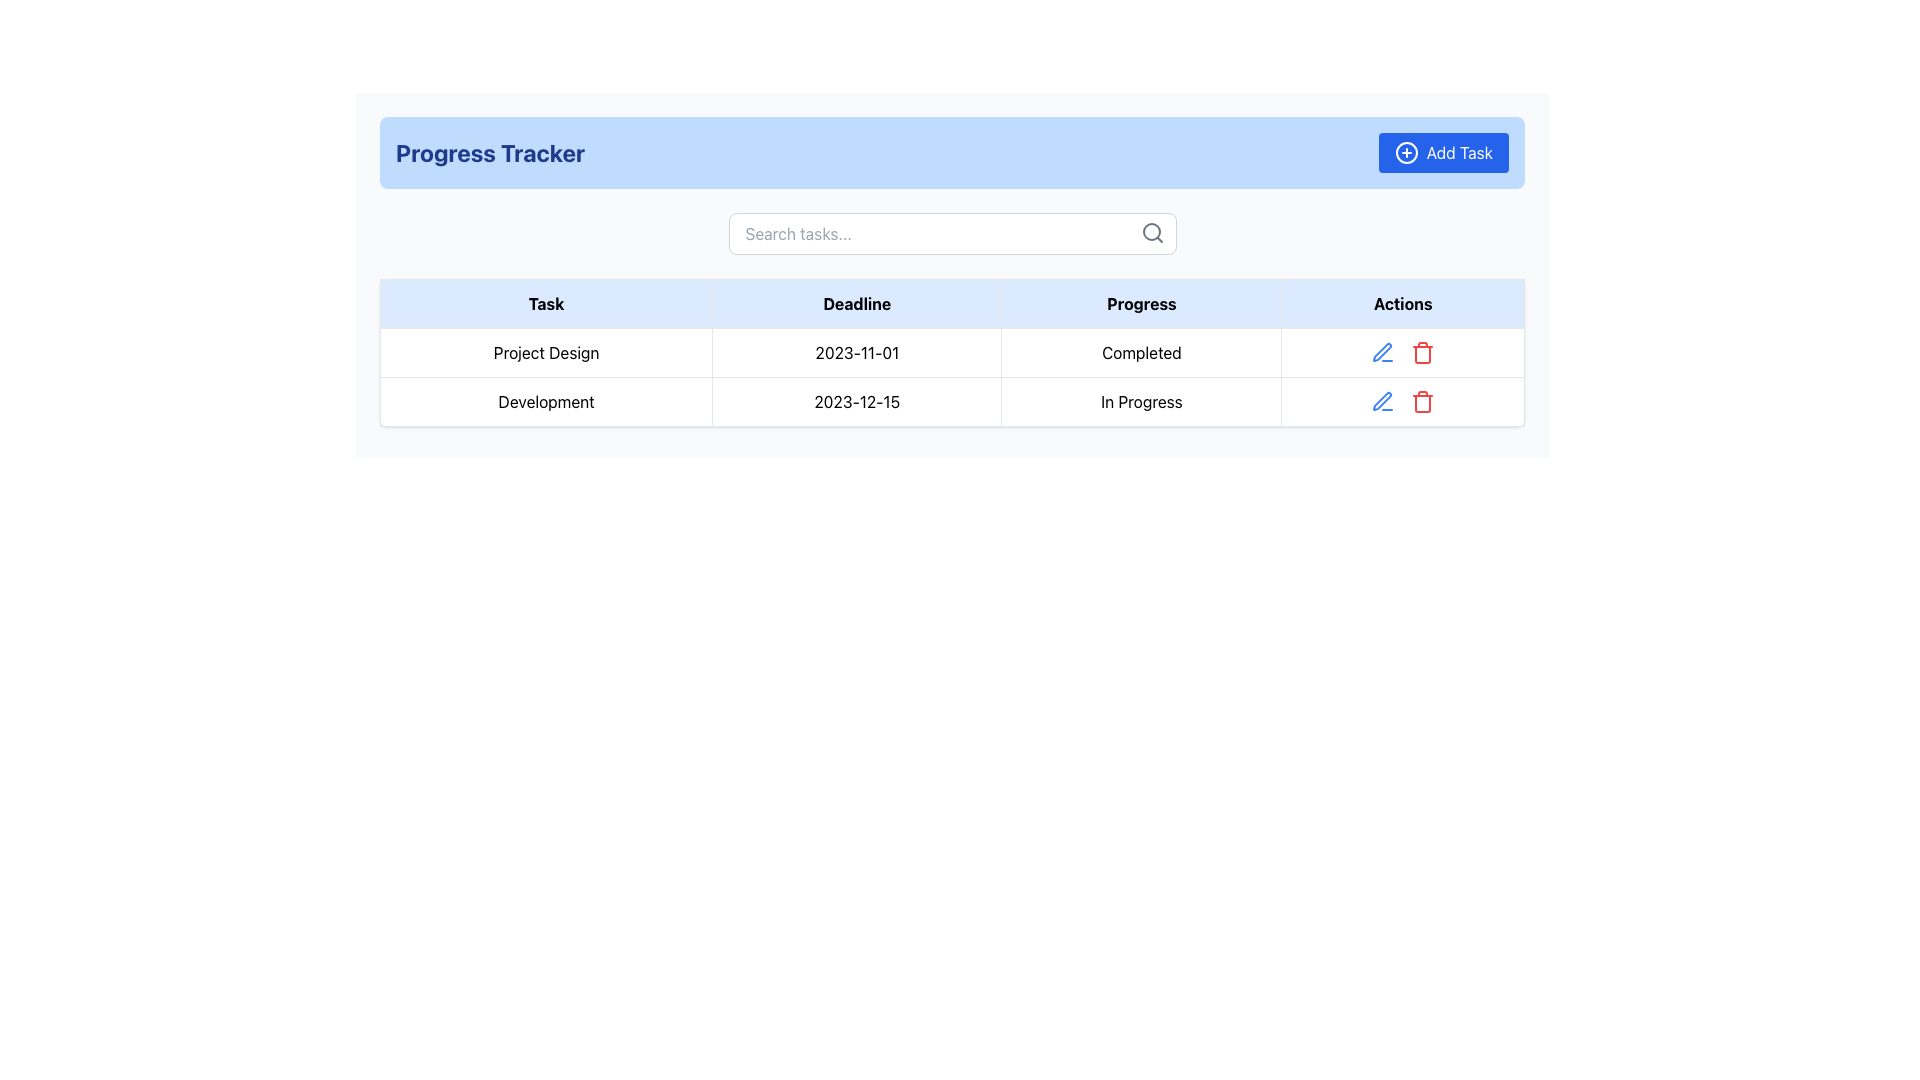  What do you see at coordinates (1422, 352) in the screenshot?
I see `the delete button located in the 'Actions' column of the second row in the table` at bounding box center [1422, 352].